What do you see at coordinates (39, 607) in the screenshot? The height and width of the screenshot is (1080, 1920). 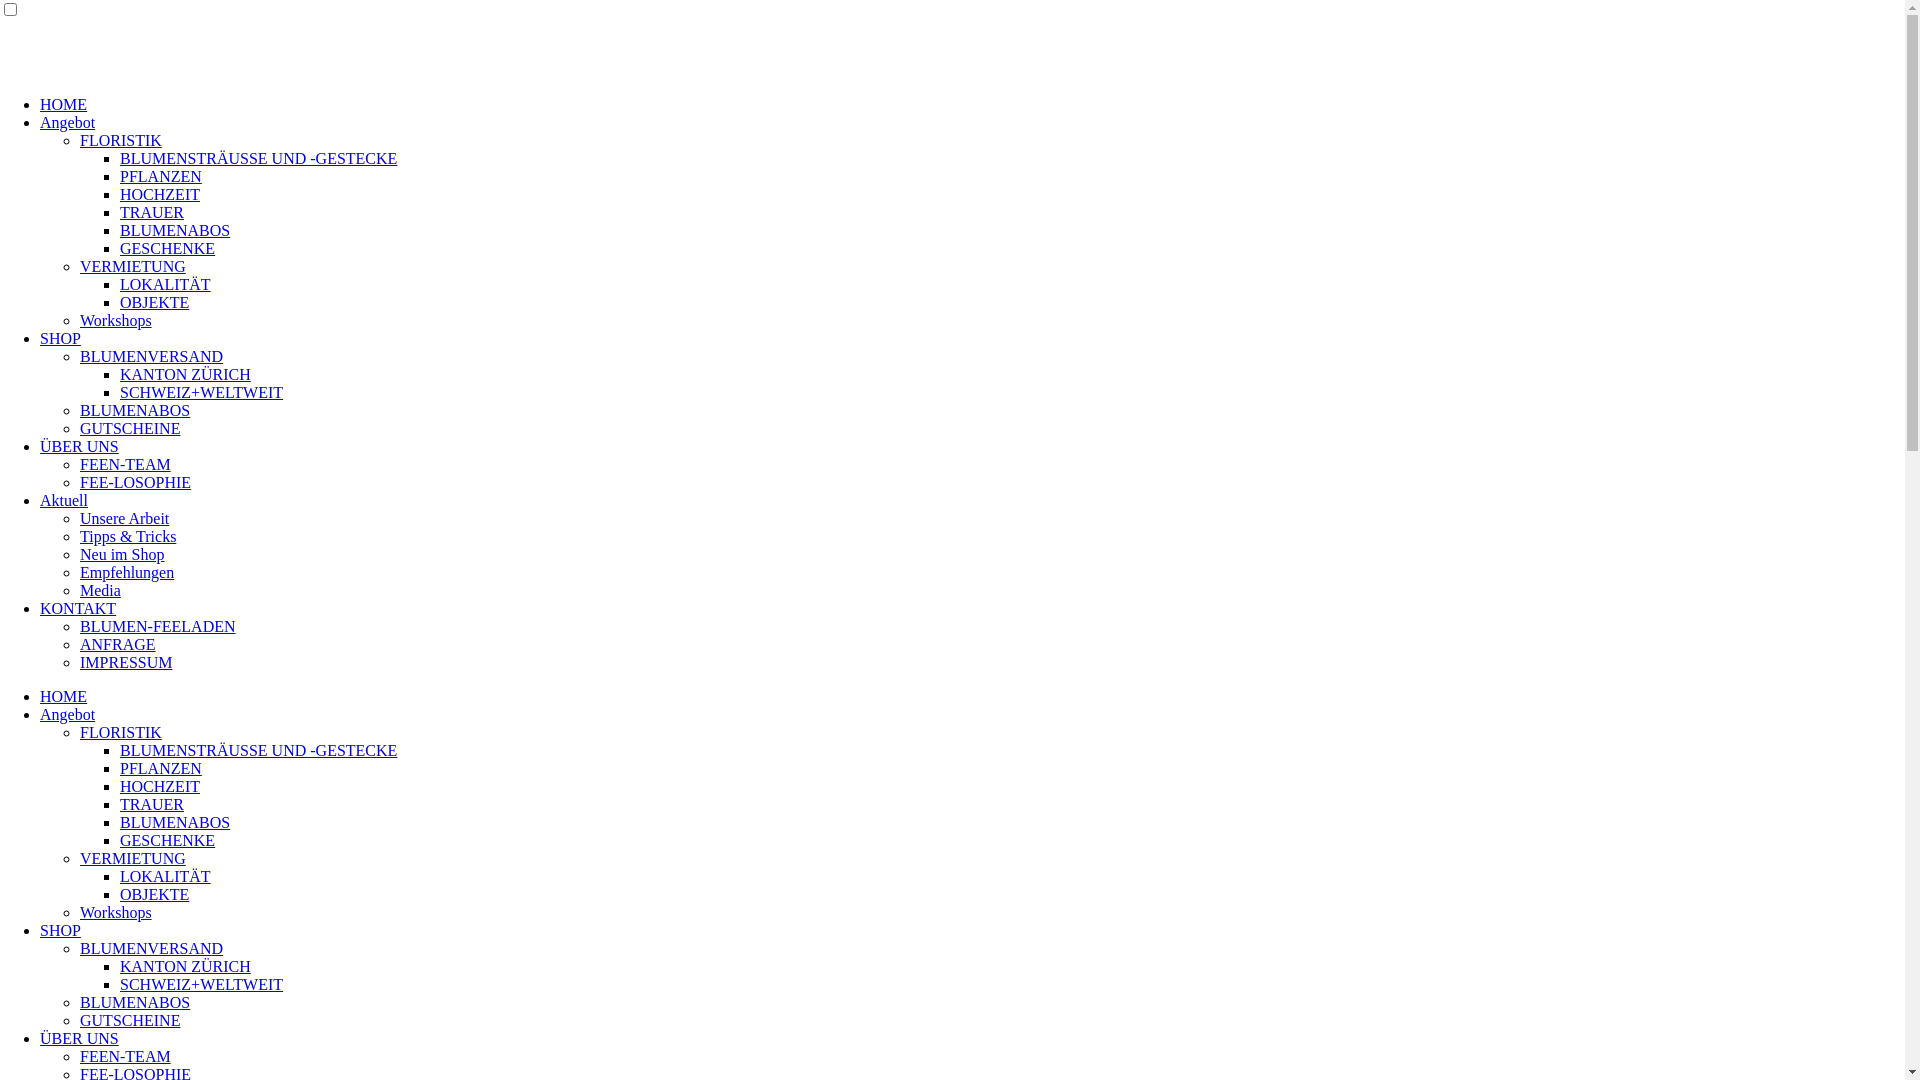 I see `'KONTAKT'` at bounding box center [39, 607].